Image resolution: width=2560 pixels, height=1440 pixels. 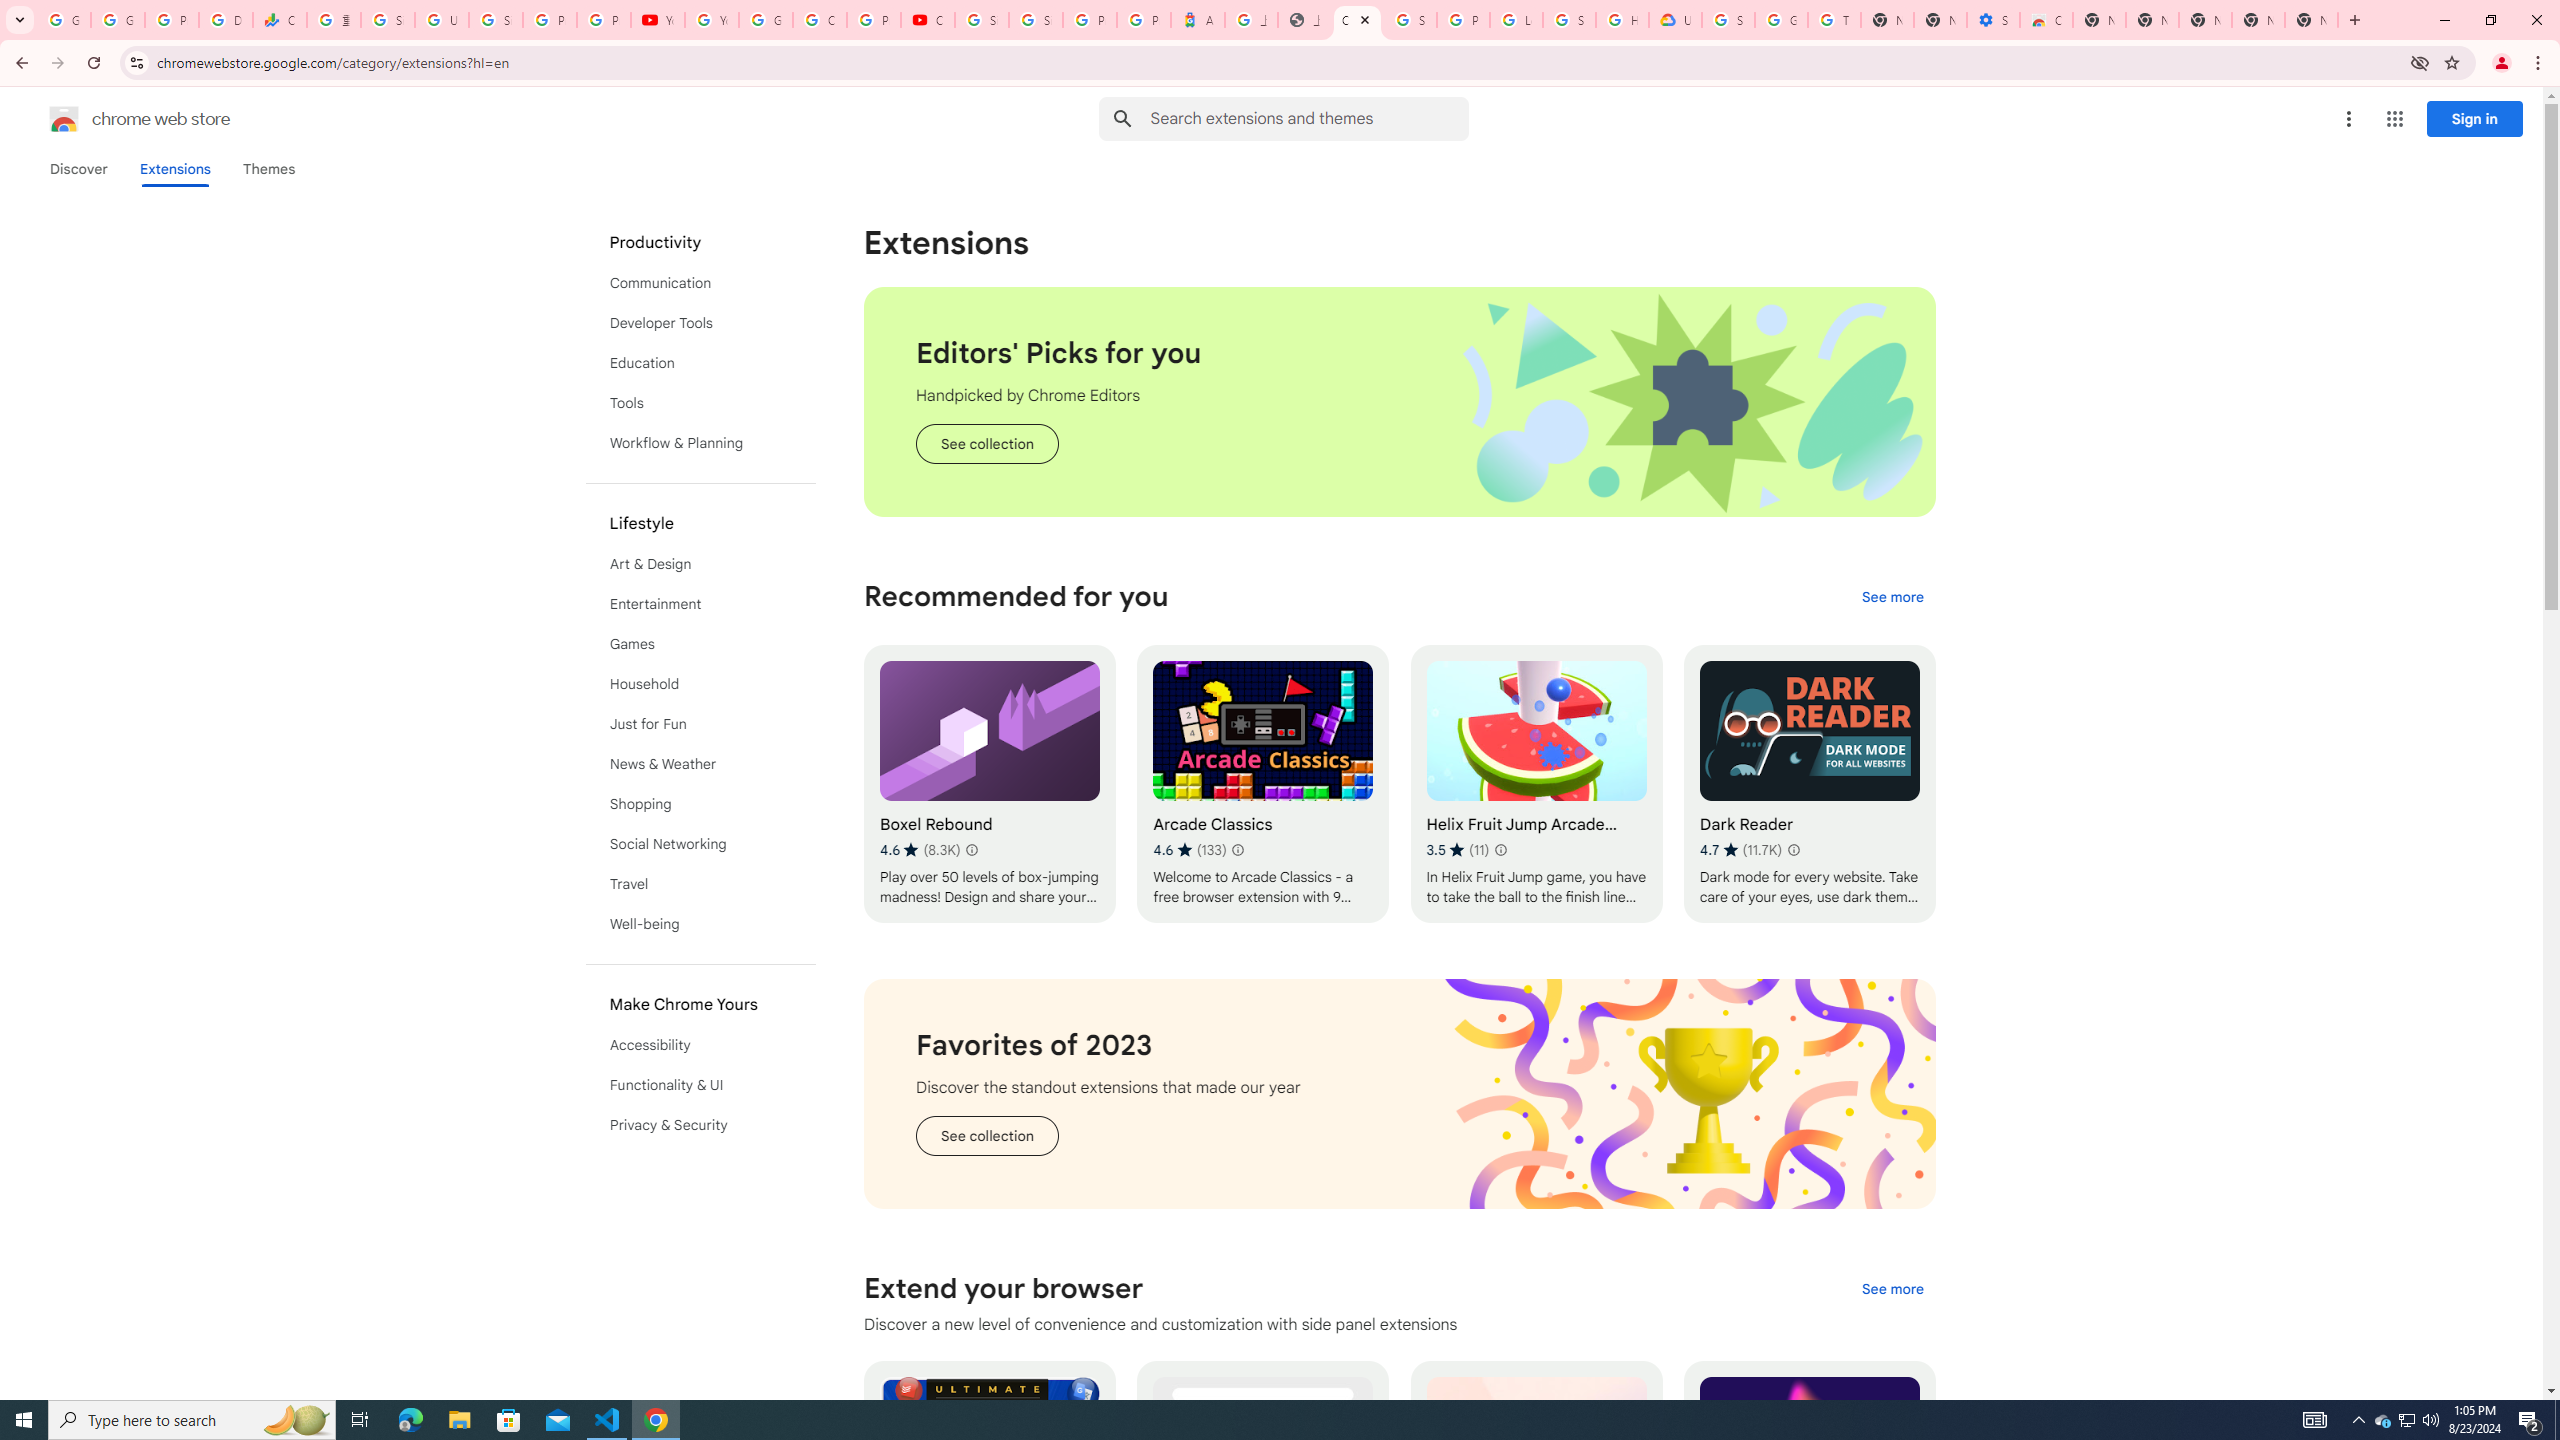 What do you see at coordinates (701, 402) in the screenshot?
I see `'Tools'` at bounding box center [701, 402].